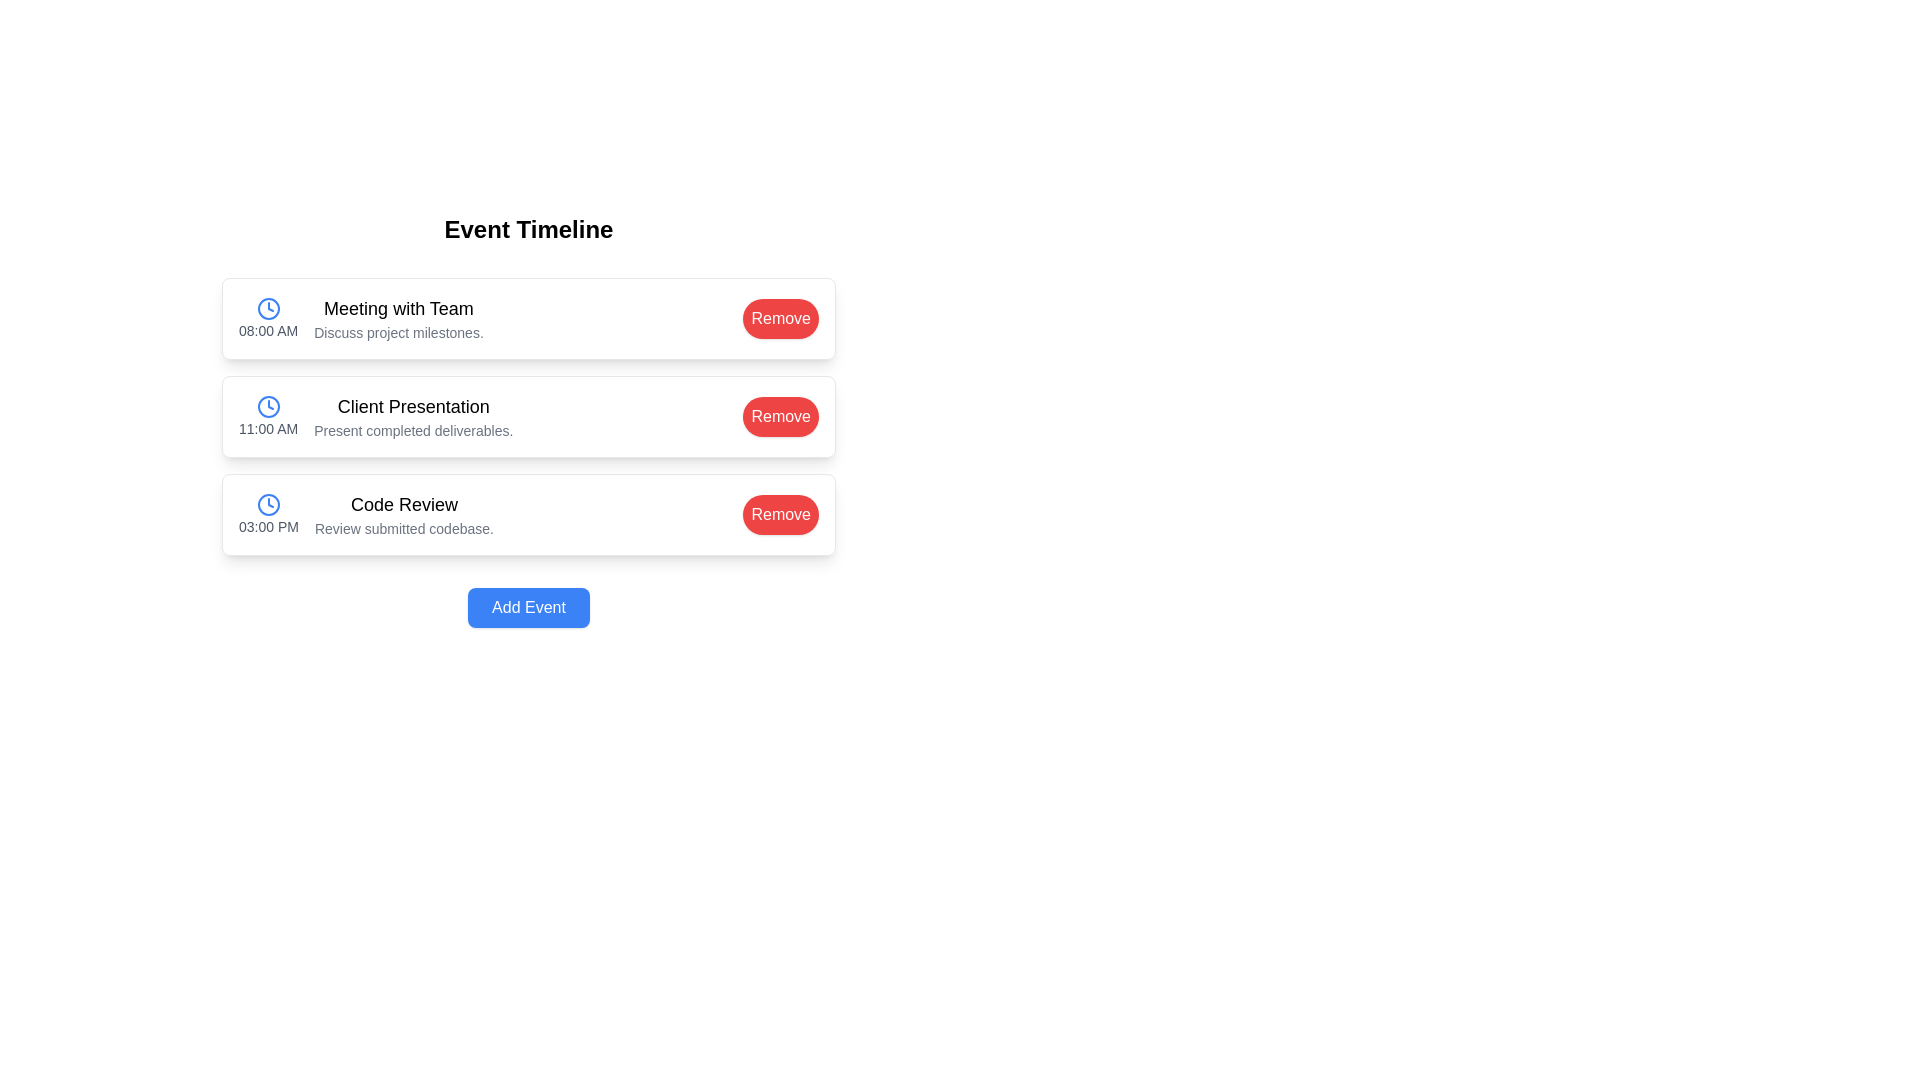 This screenshot has width=1920, height=1080. Describe the element at coordinates (267, 514) in the screenshot. I see `the label indicating the scheduled start time of the 'Code Review' event, which is located at the left of the 'Code Review' text display` at that location.